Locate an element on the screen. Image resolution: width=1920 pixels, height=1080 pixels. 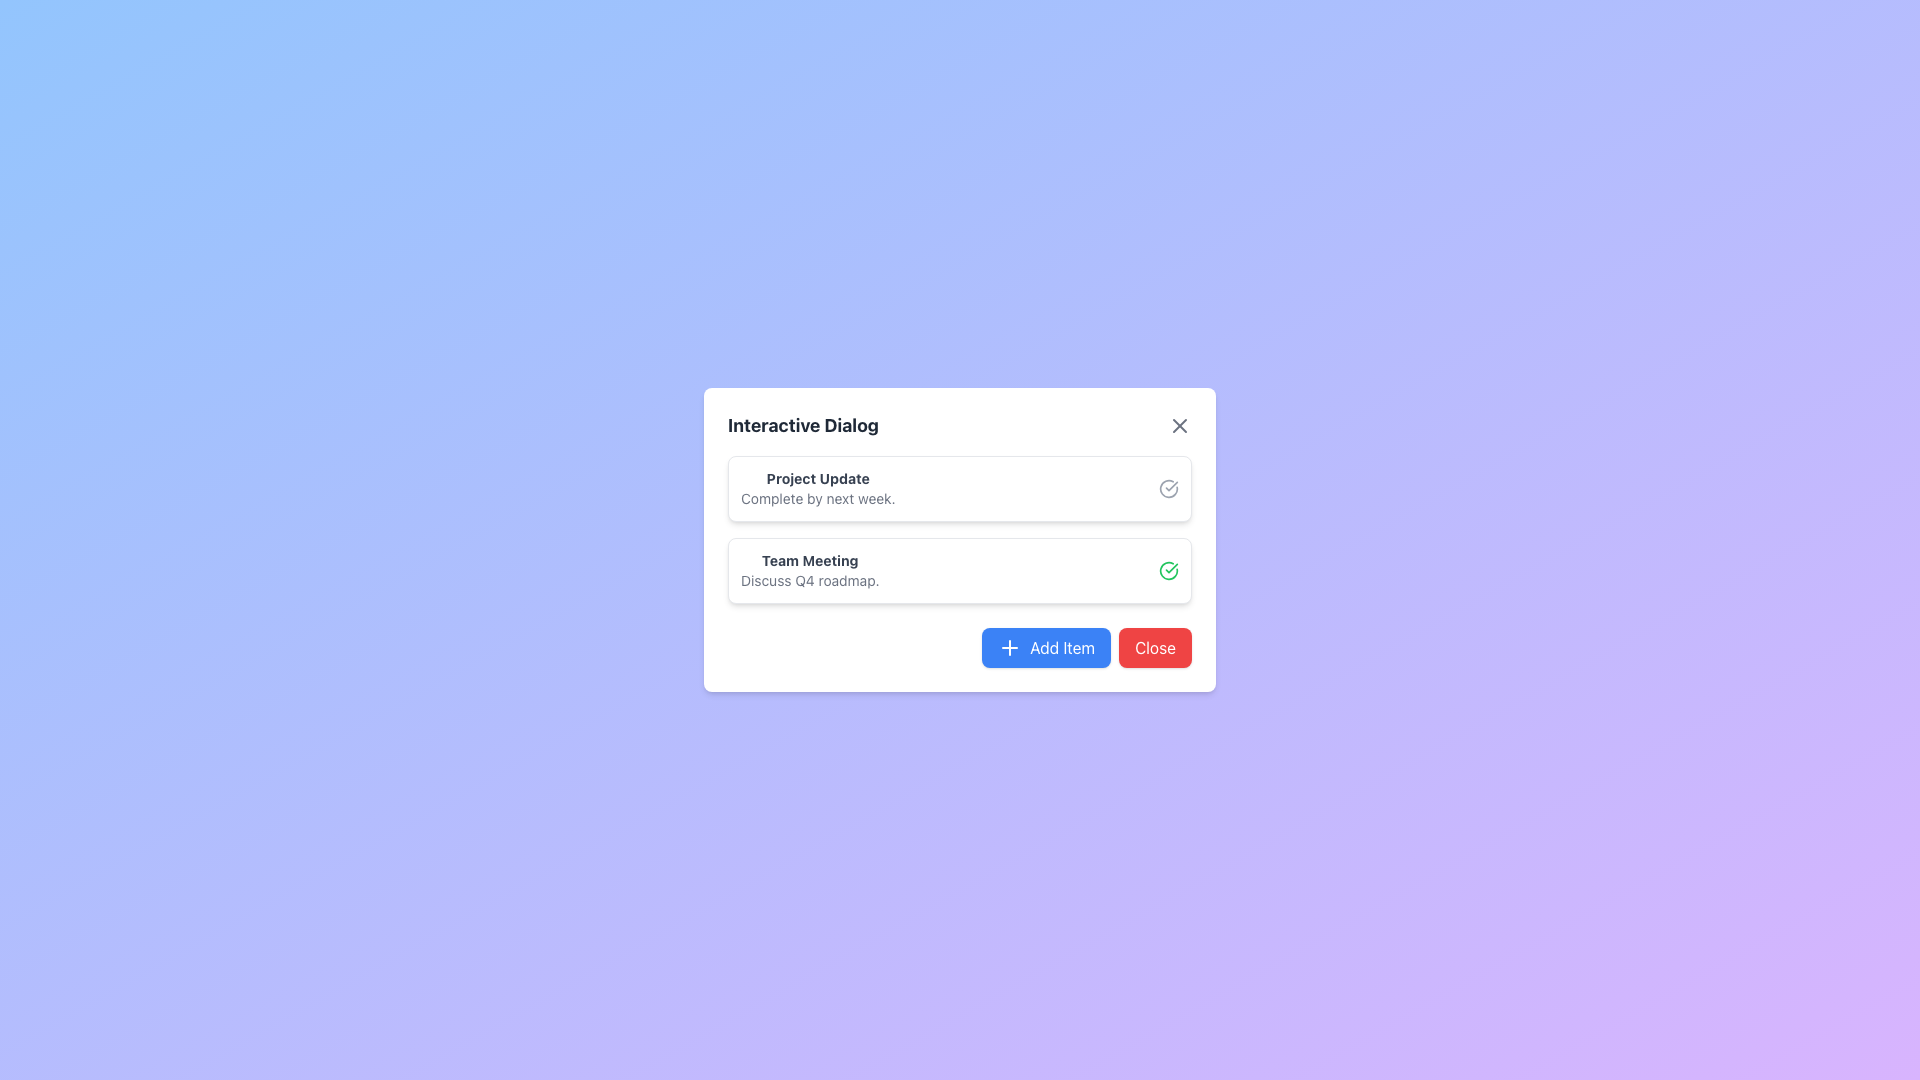
the circular checkmark icon located at the far right of the 'Project Update' card, which has a subtle gray stroke and a minimal design is located at coordinates (1169, 489).